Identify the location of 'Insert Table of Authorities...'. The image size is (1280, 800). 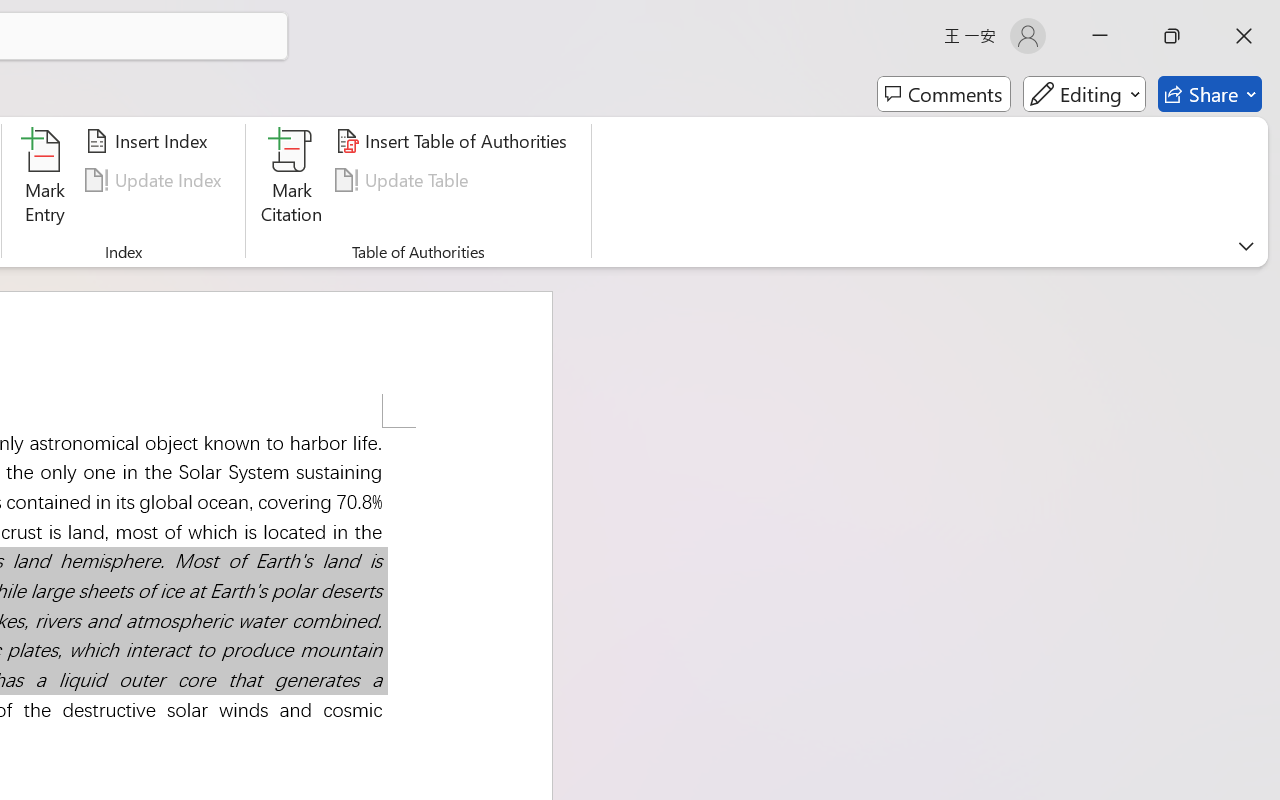
(453, 141).